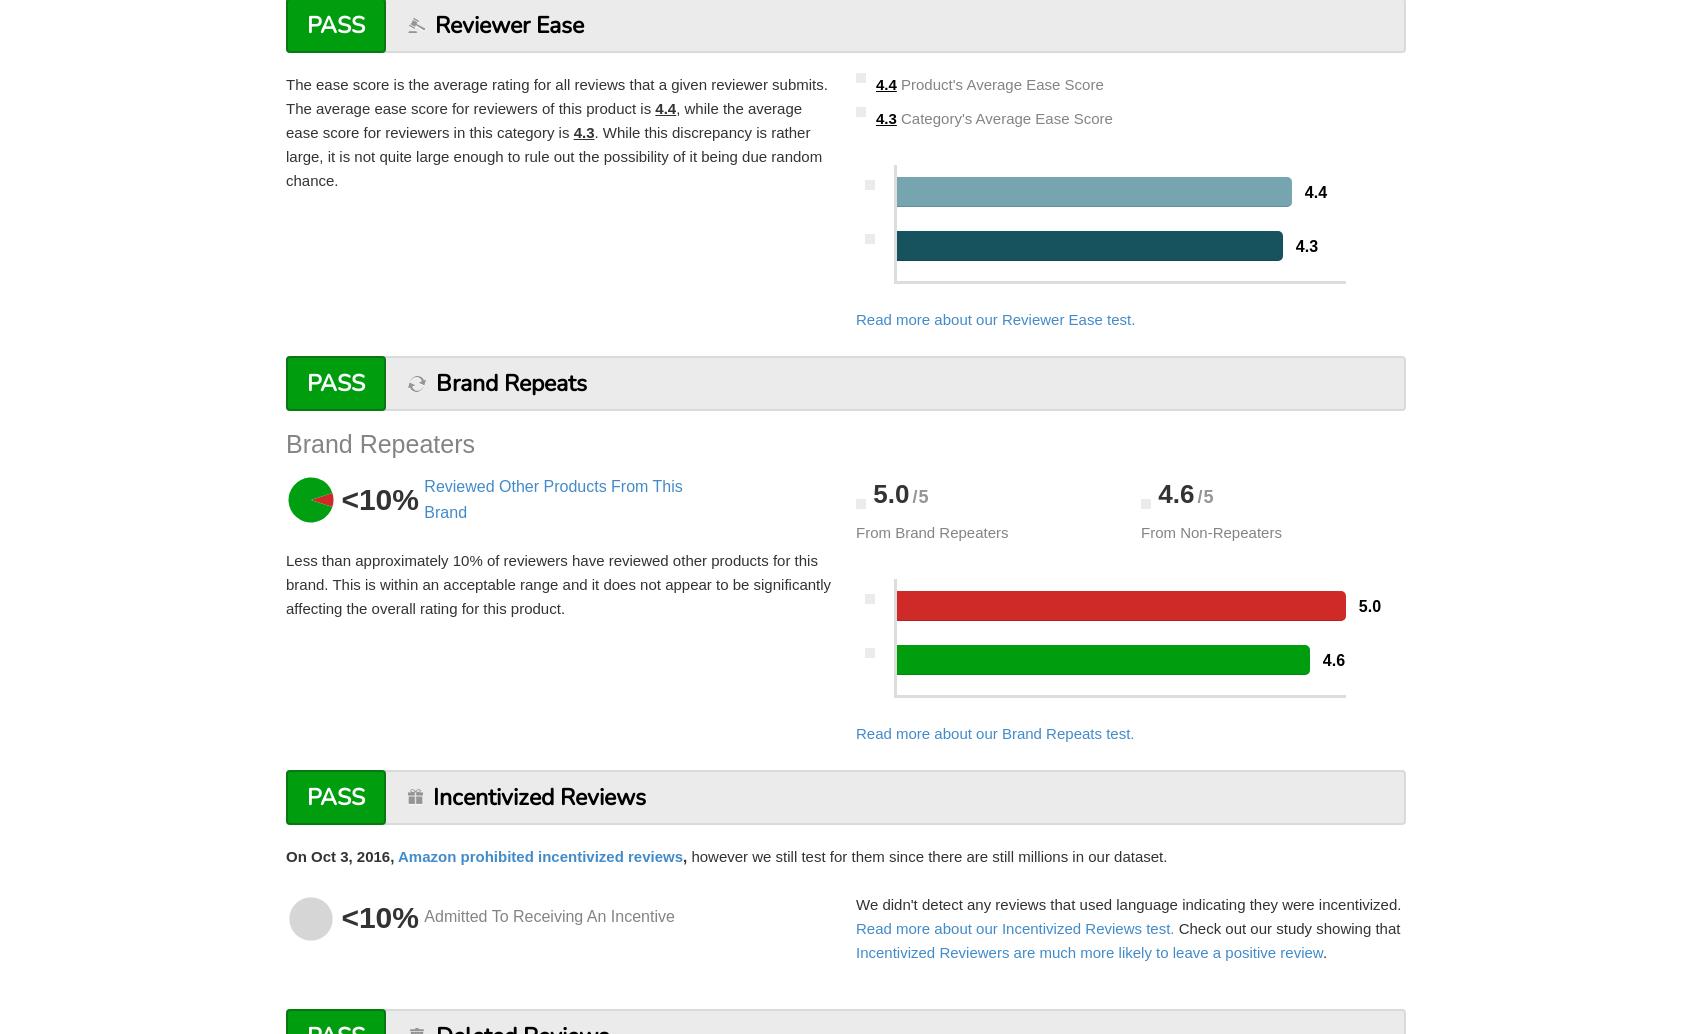 The width and height of the screenshot is (1692, 1034). What do you see at coordinates (284, 442) in the screenshot?
I see `'Brand Repeaters'` at bounding box center [284, 442].